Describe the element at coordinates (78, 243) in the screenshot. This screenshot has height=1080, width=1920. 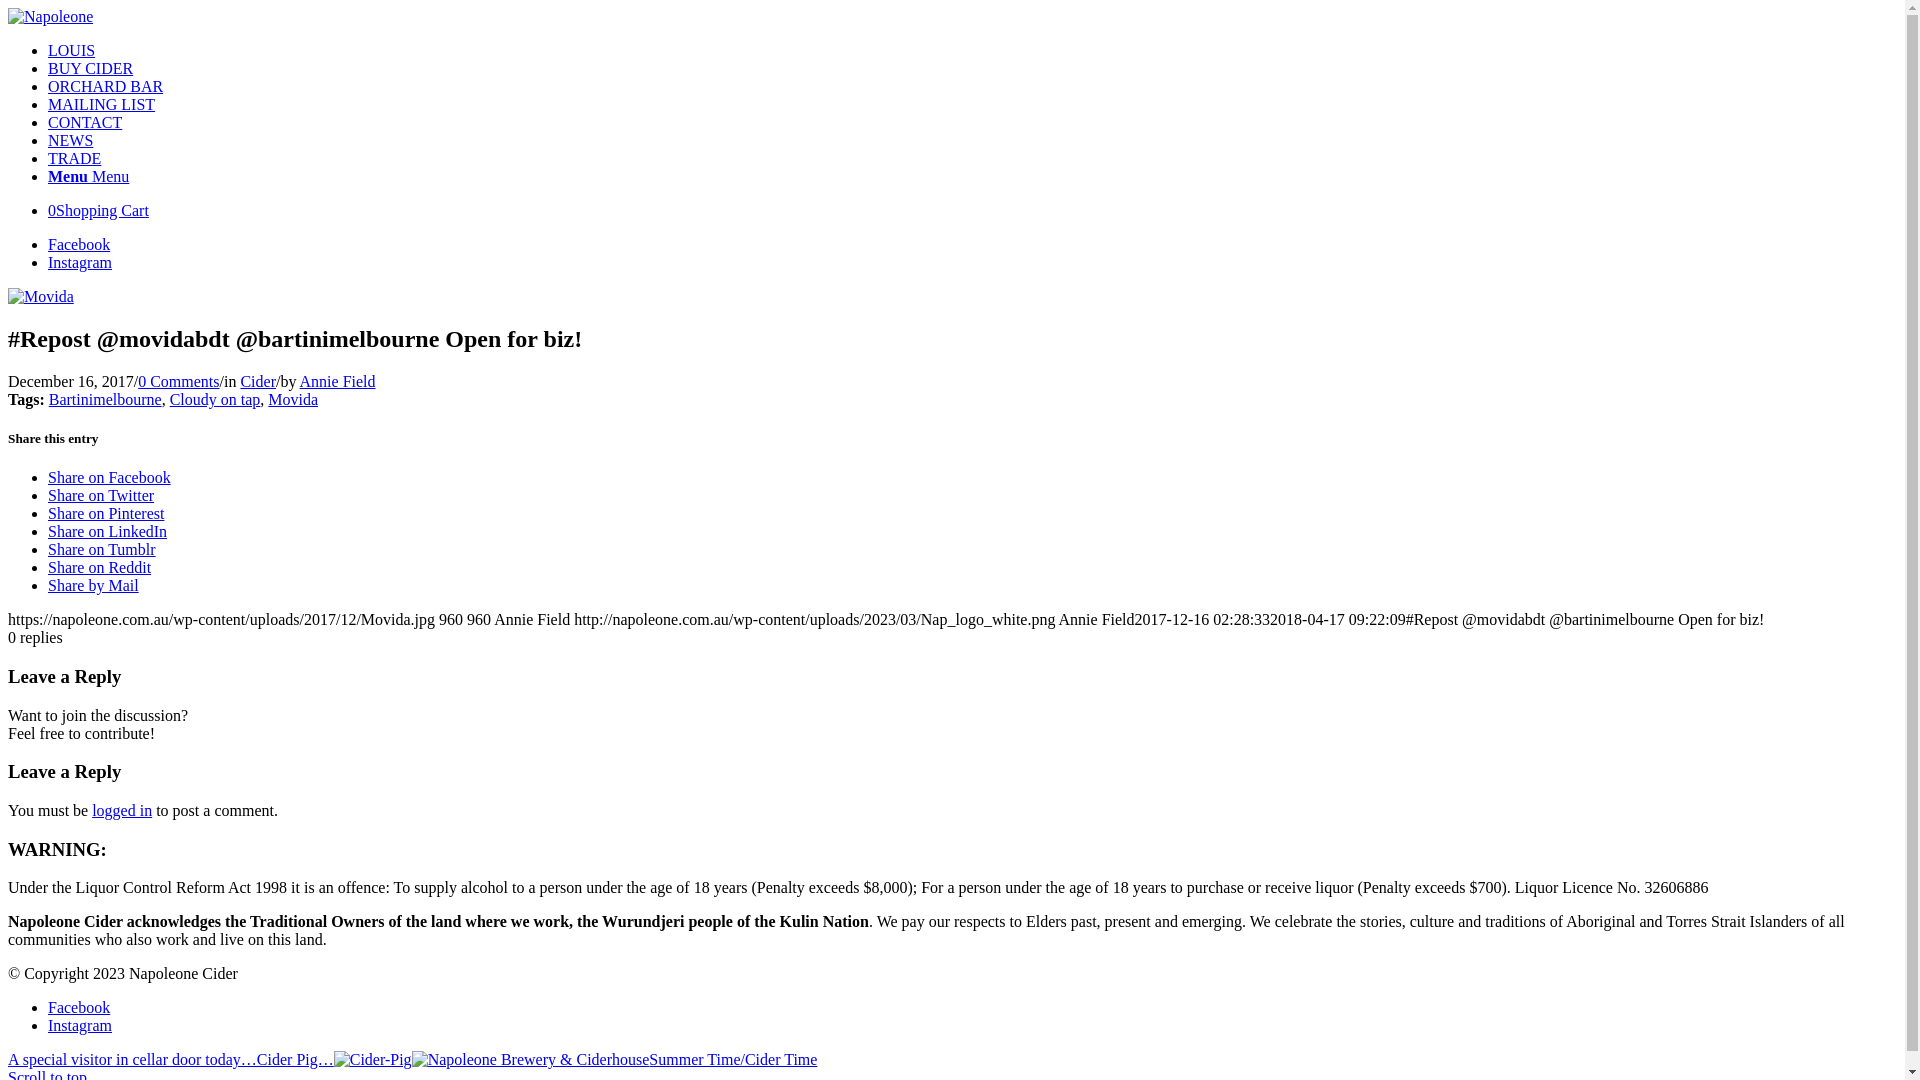
I see `'Facebook'` at that location.